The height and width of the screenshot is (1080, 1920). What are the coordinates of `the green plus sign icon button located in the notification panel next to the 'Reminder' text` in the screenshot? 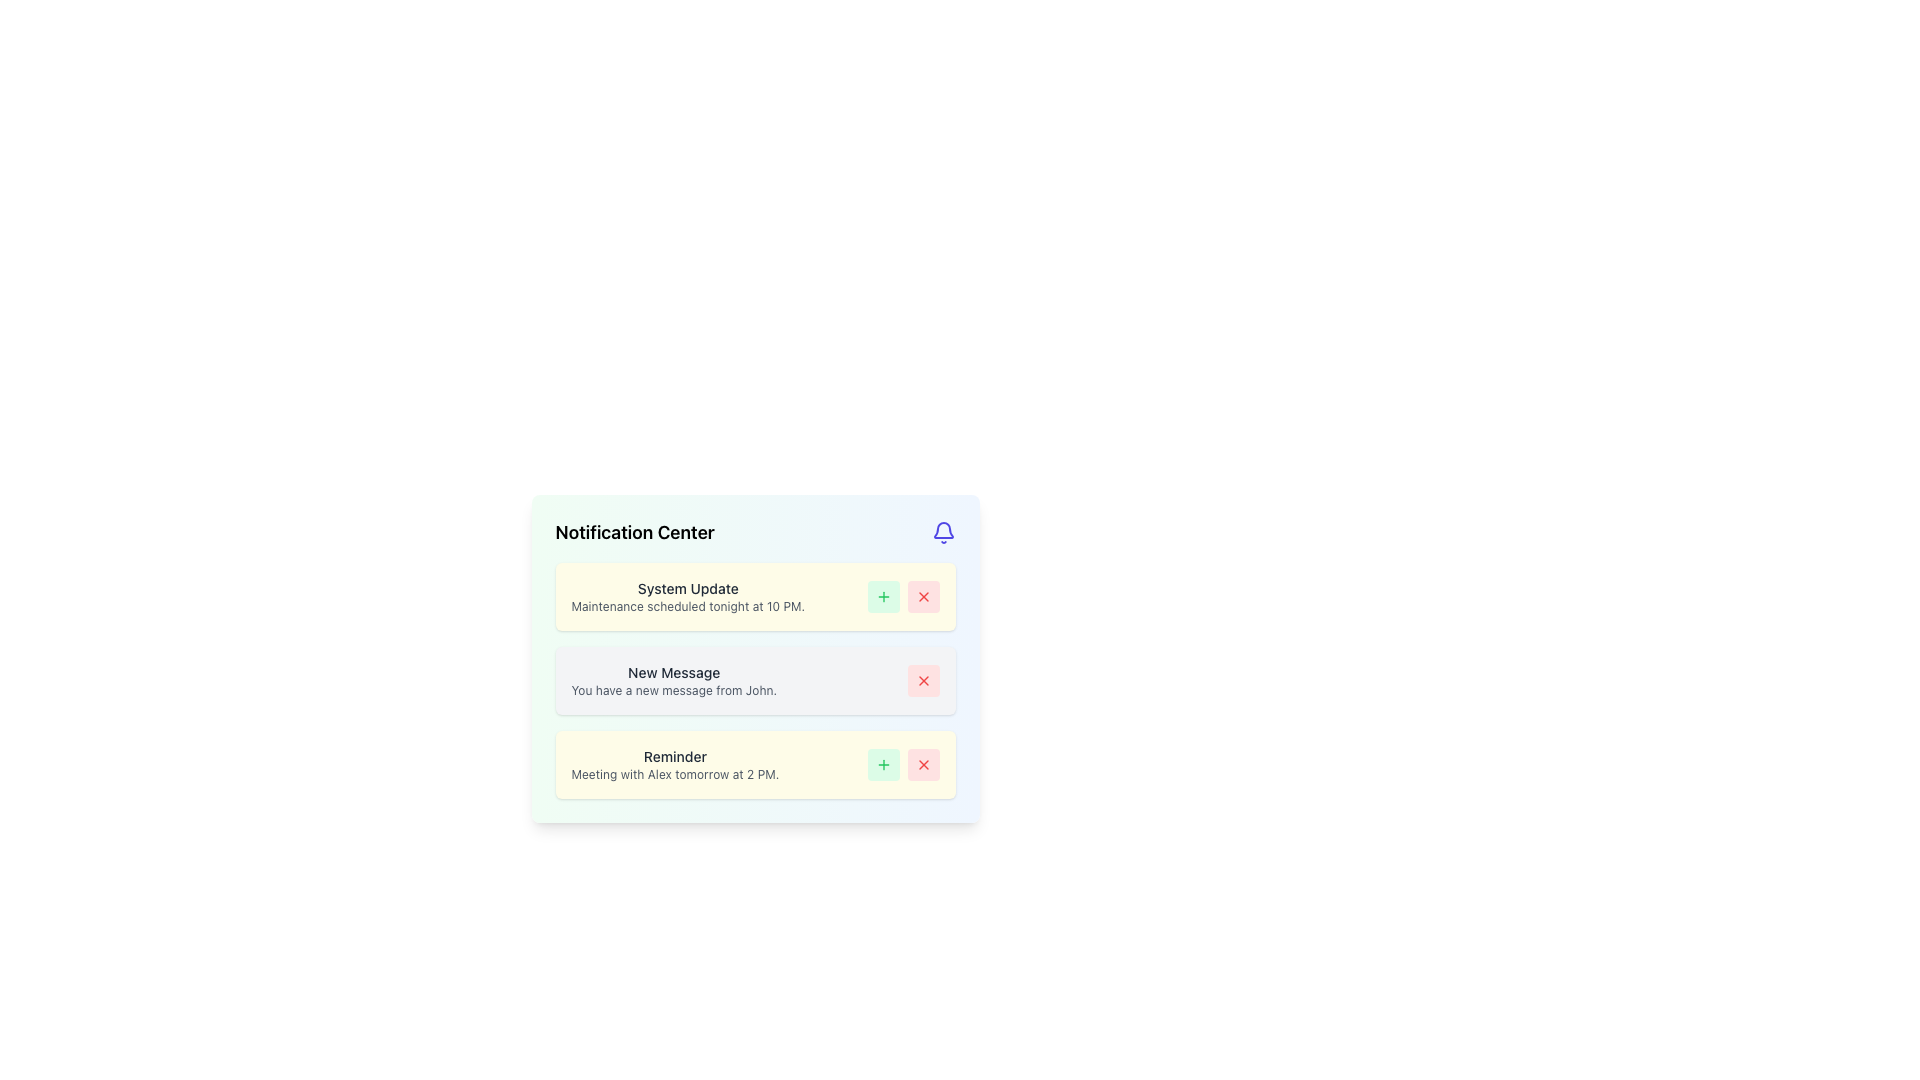 It's located at (882, 764).